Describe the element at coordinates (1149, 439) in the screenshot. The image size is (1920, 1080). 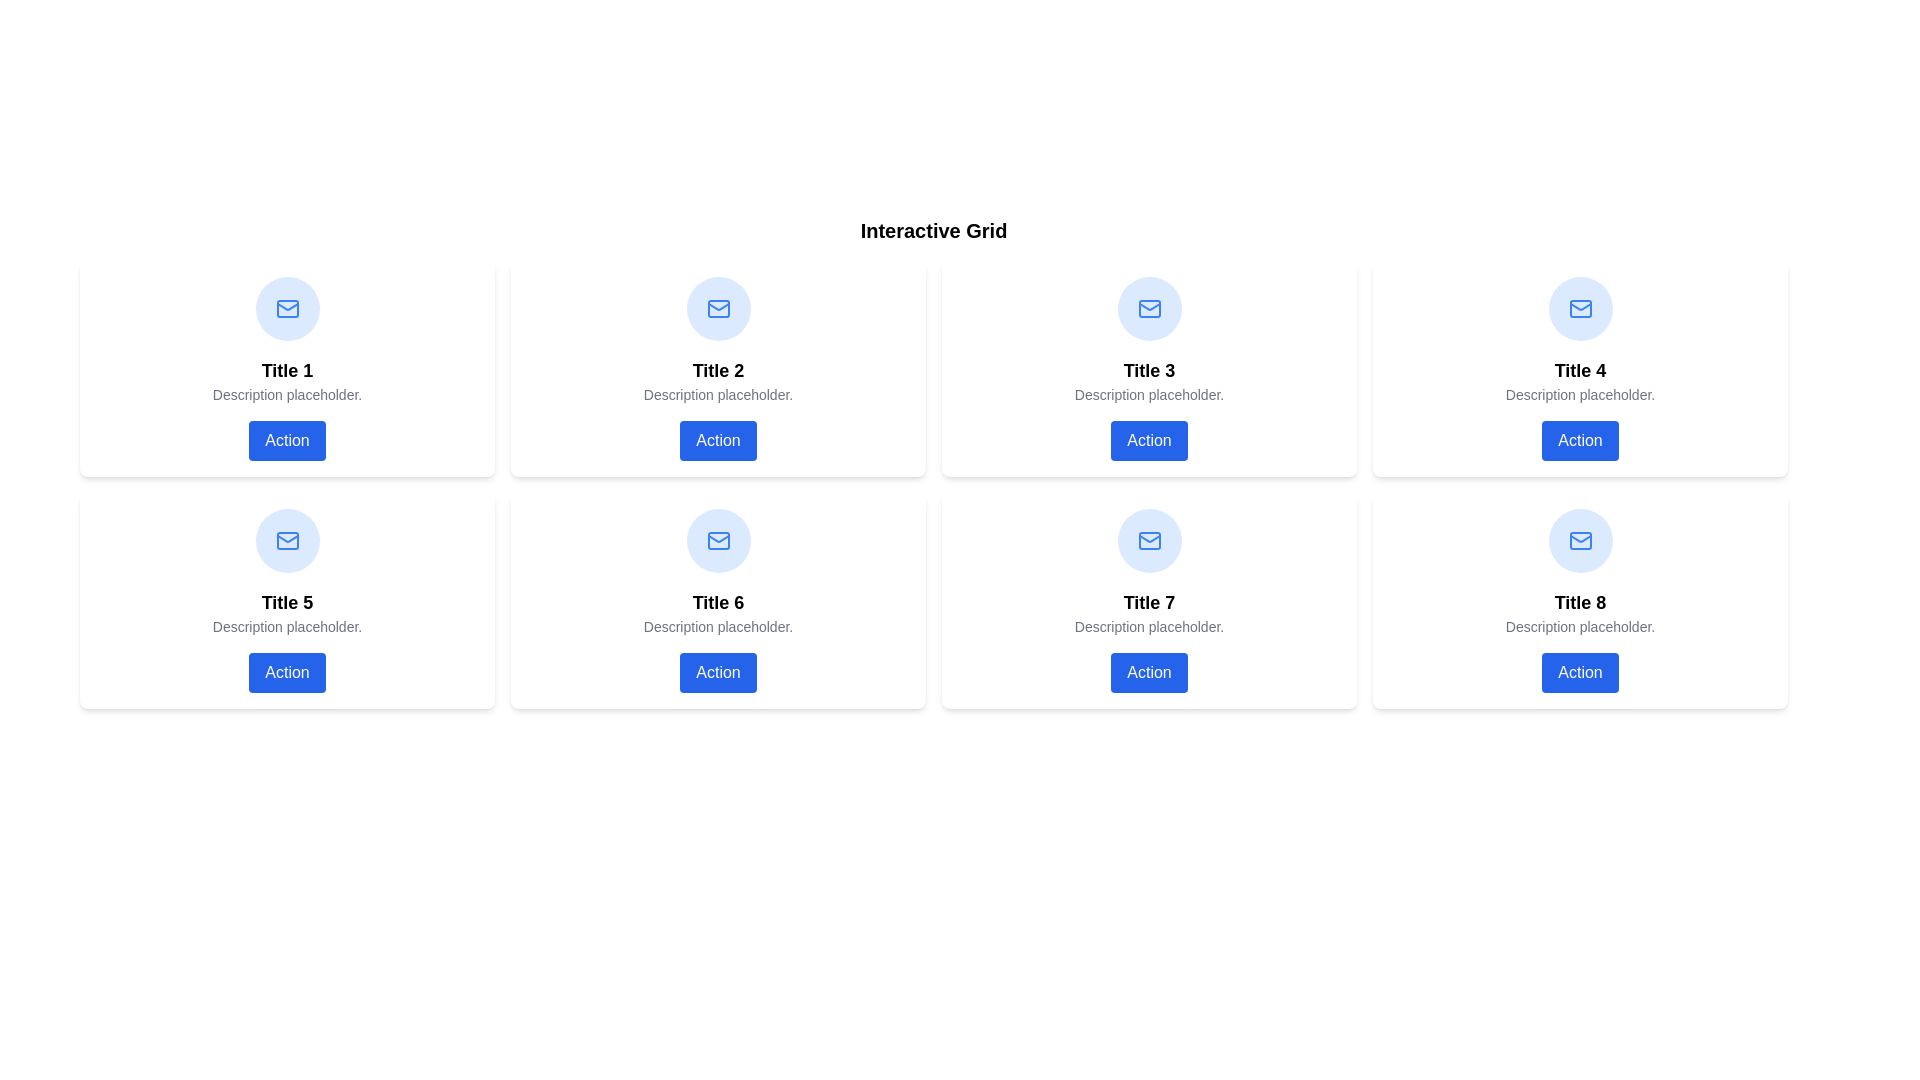
I see `the button located in the bottom section of the card titled 'Title 3', positioned in the third column of the first row in the grid layout to observe any hover effects` at that location.